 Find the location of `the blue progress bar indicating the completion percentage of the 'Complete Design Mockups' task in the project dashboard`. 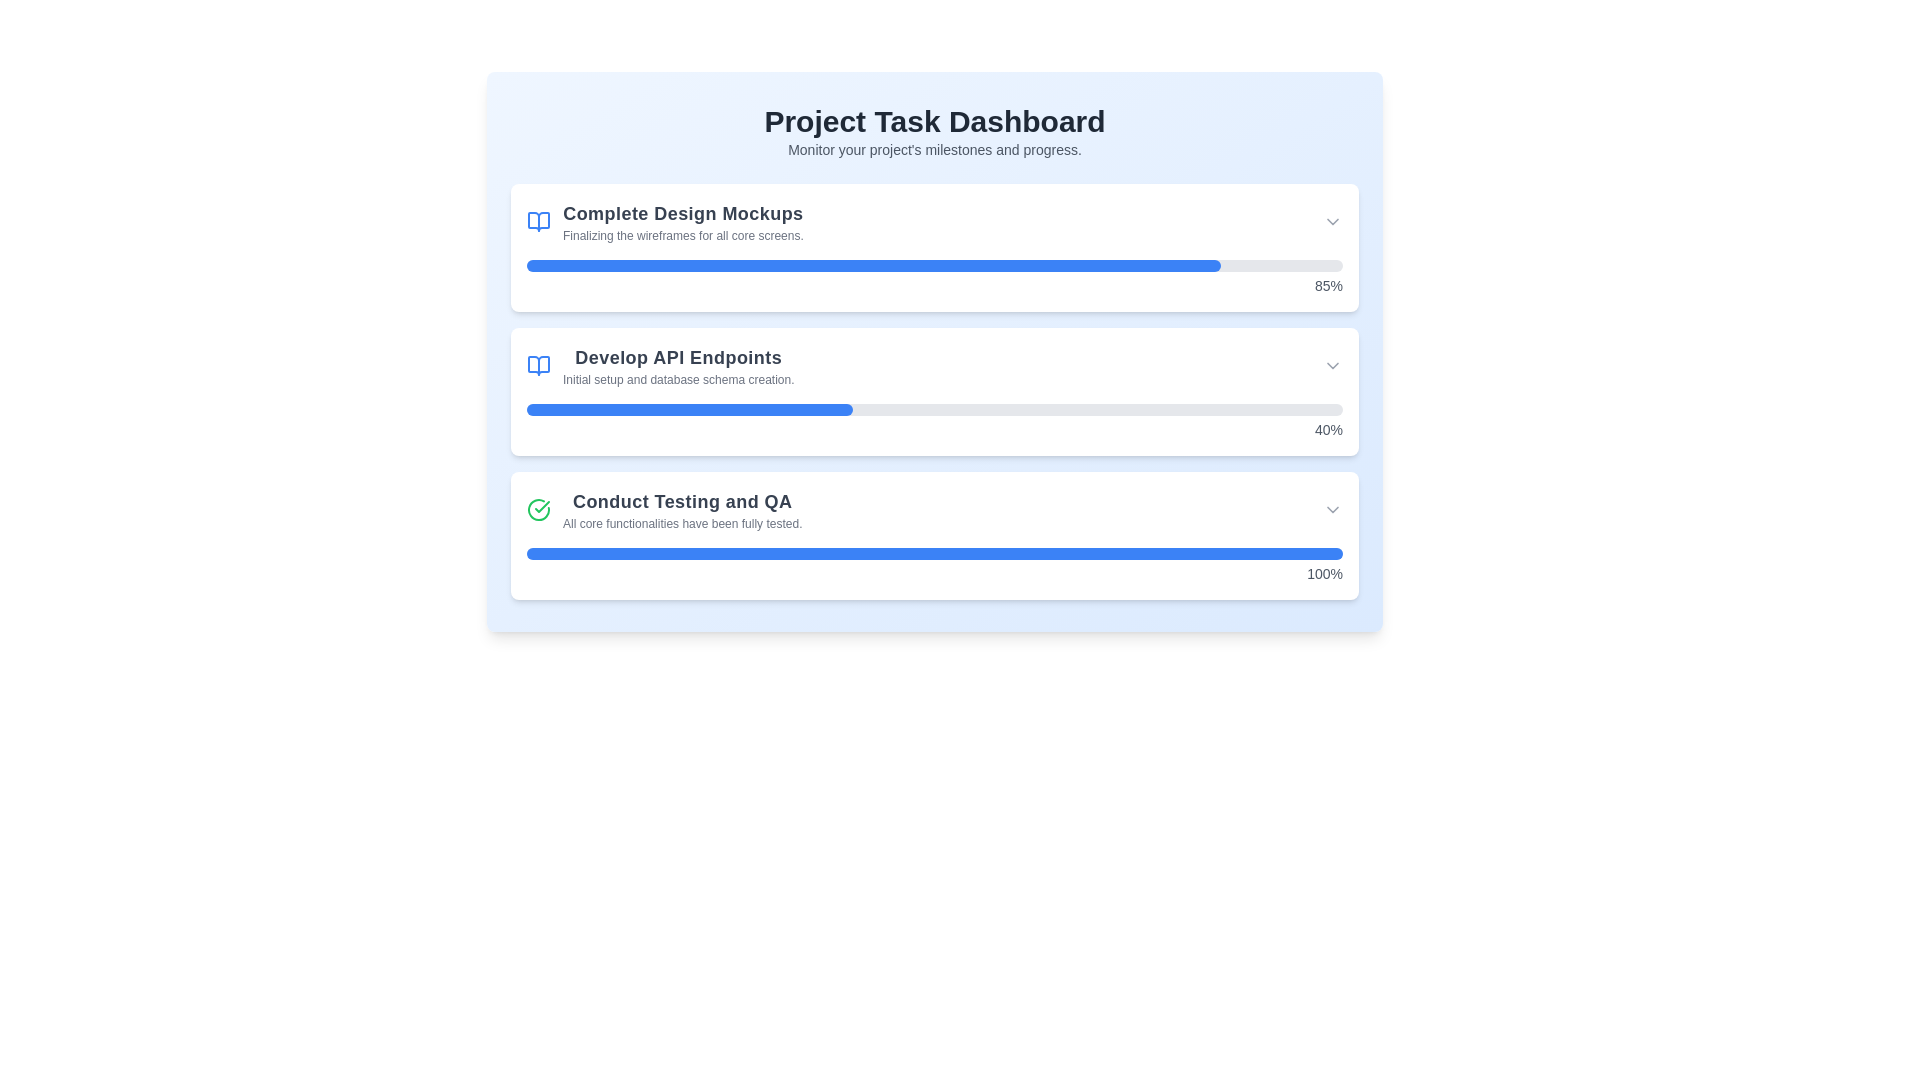

the blue progress bar indicating the completion percentage of the 'Complete Design Mockups' task in the project dashboard is located at coordinates (934, 265).